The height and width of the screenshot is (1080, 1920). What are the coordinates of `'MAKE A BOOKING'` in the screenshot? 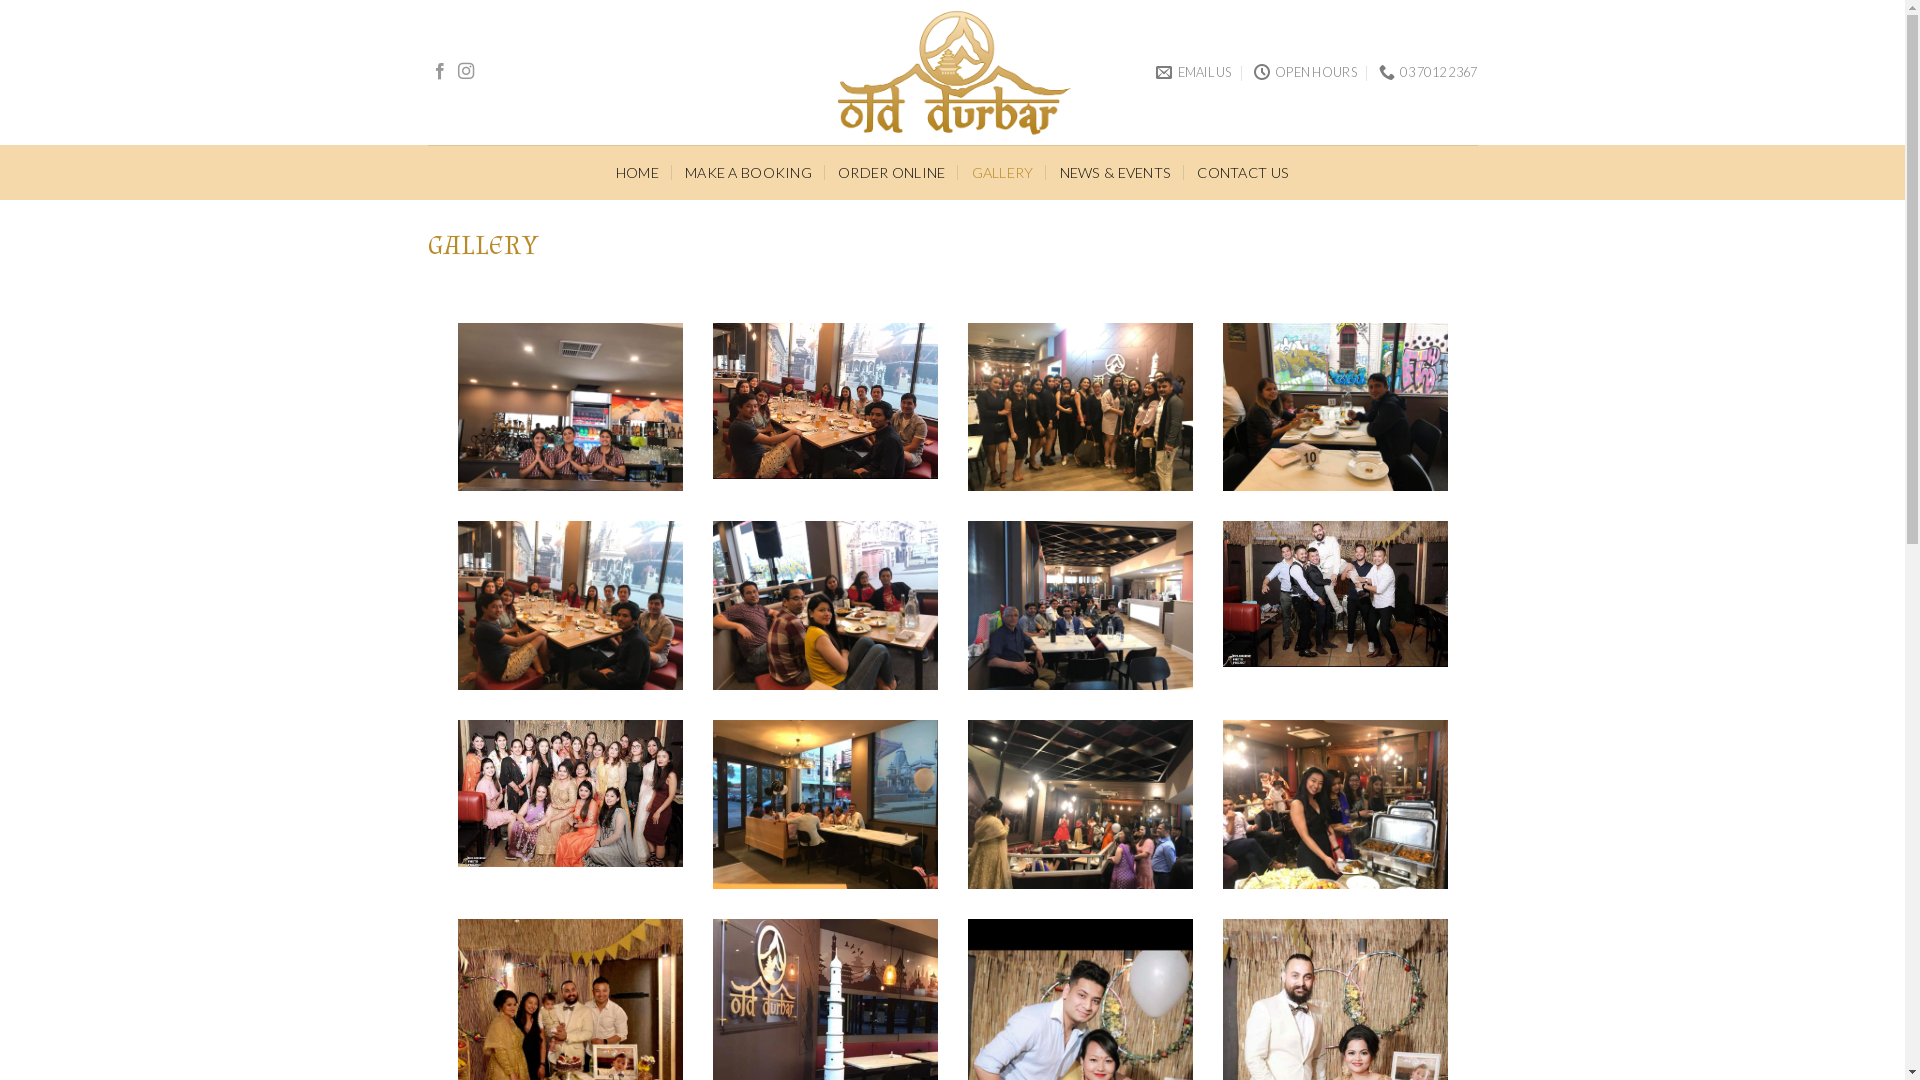 It's located at (685, 171).